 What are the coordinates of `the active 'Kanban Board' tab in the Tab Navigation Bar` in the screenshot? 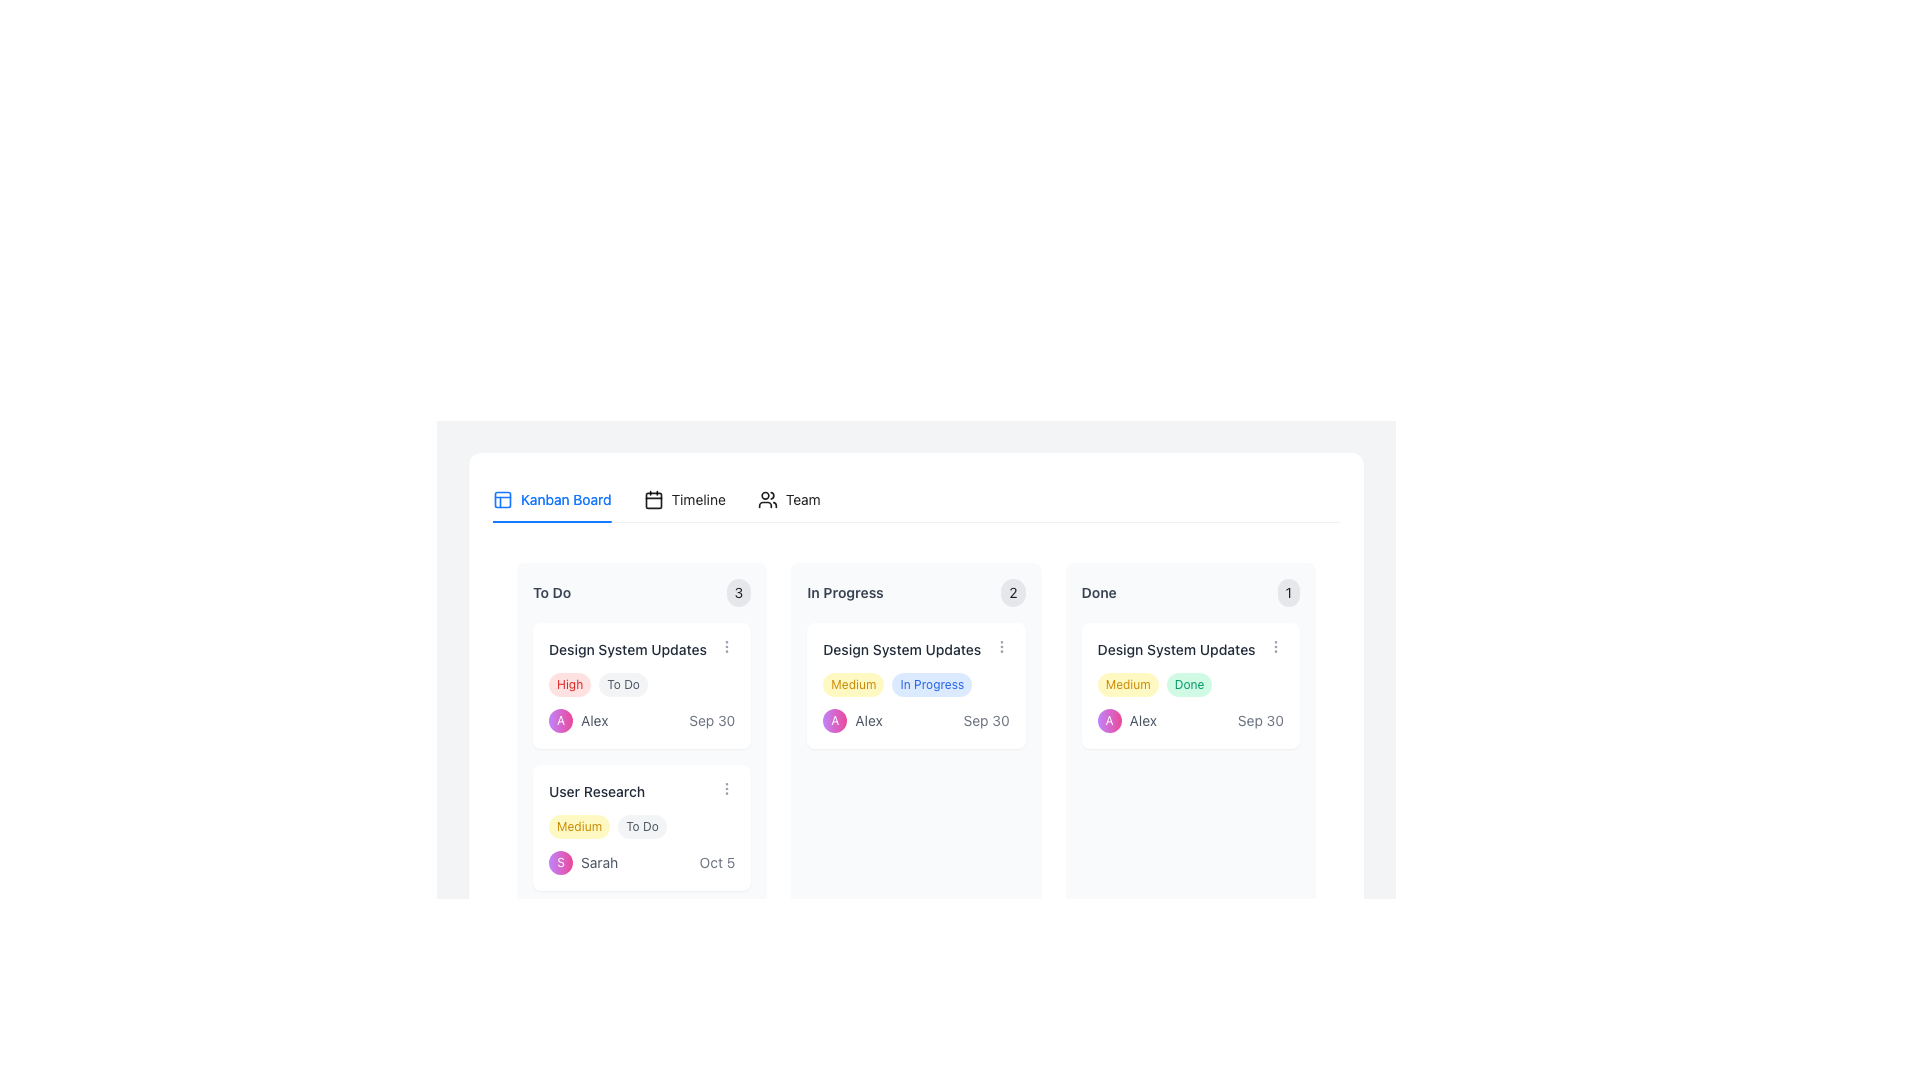 It's located at (915, 499).